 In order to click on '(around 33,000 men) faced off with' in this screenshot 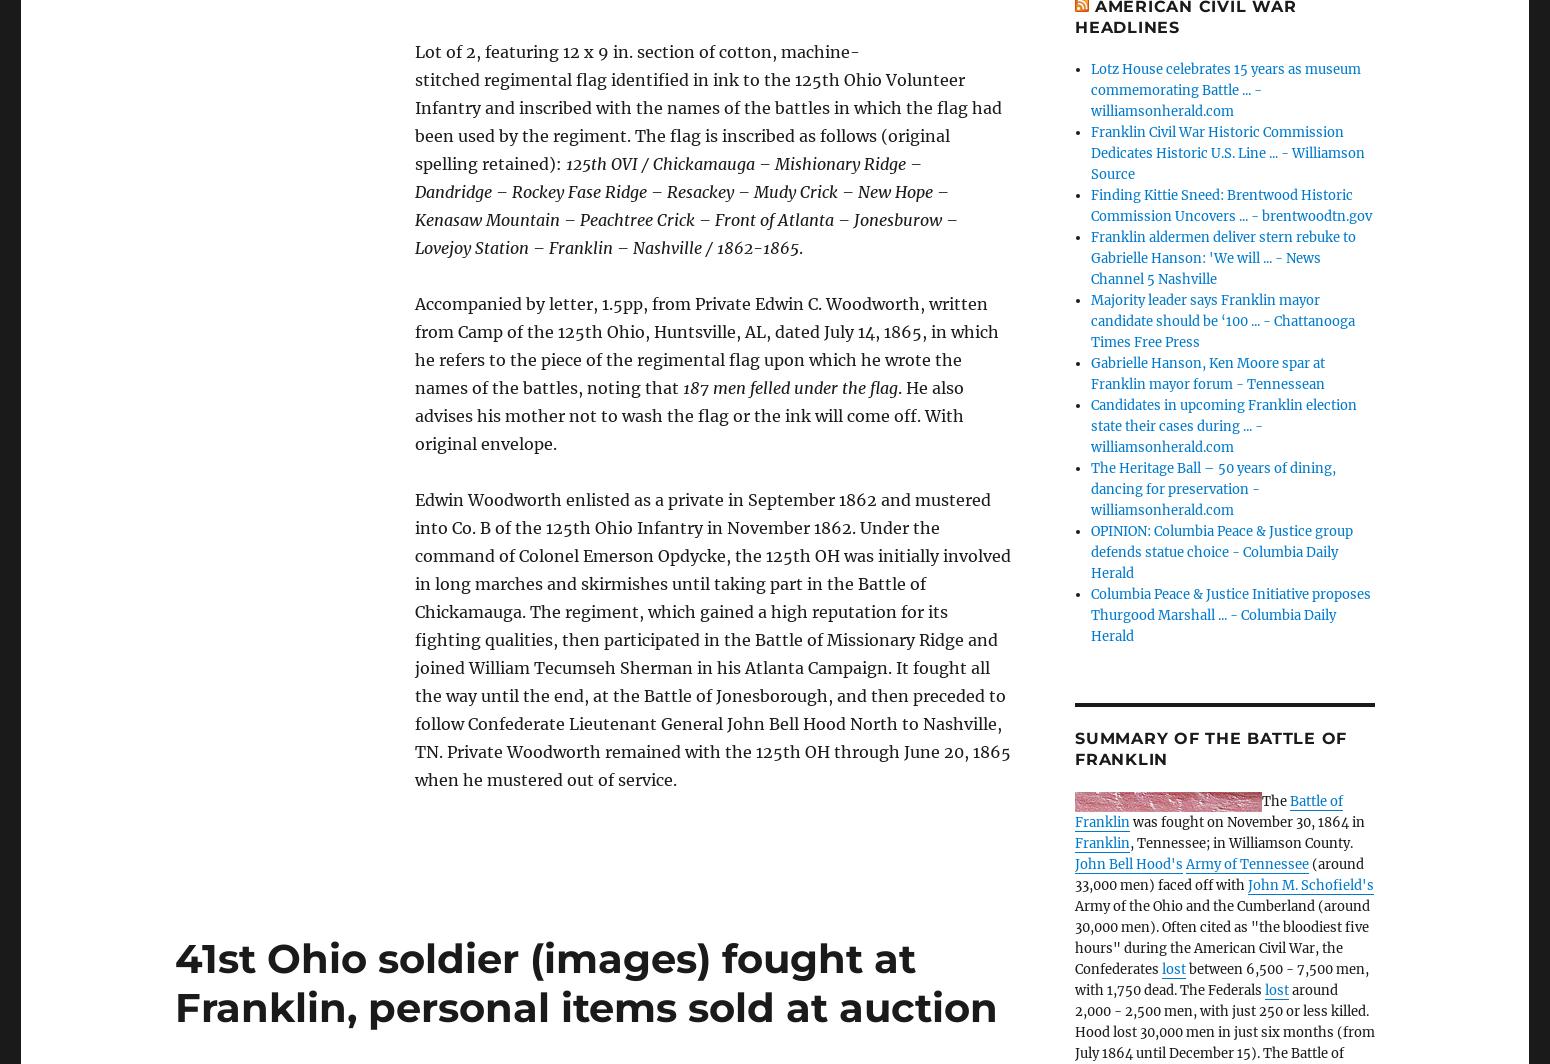, I will do `click(1219, 875)`.